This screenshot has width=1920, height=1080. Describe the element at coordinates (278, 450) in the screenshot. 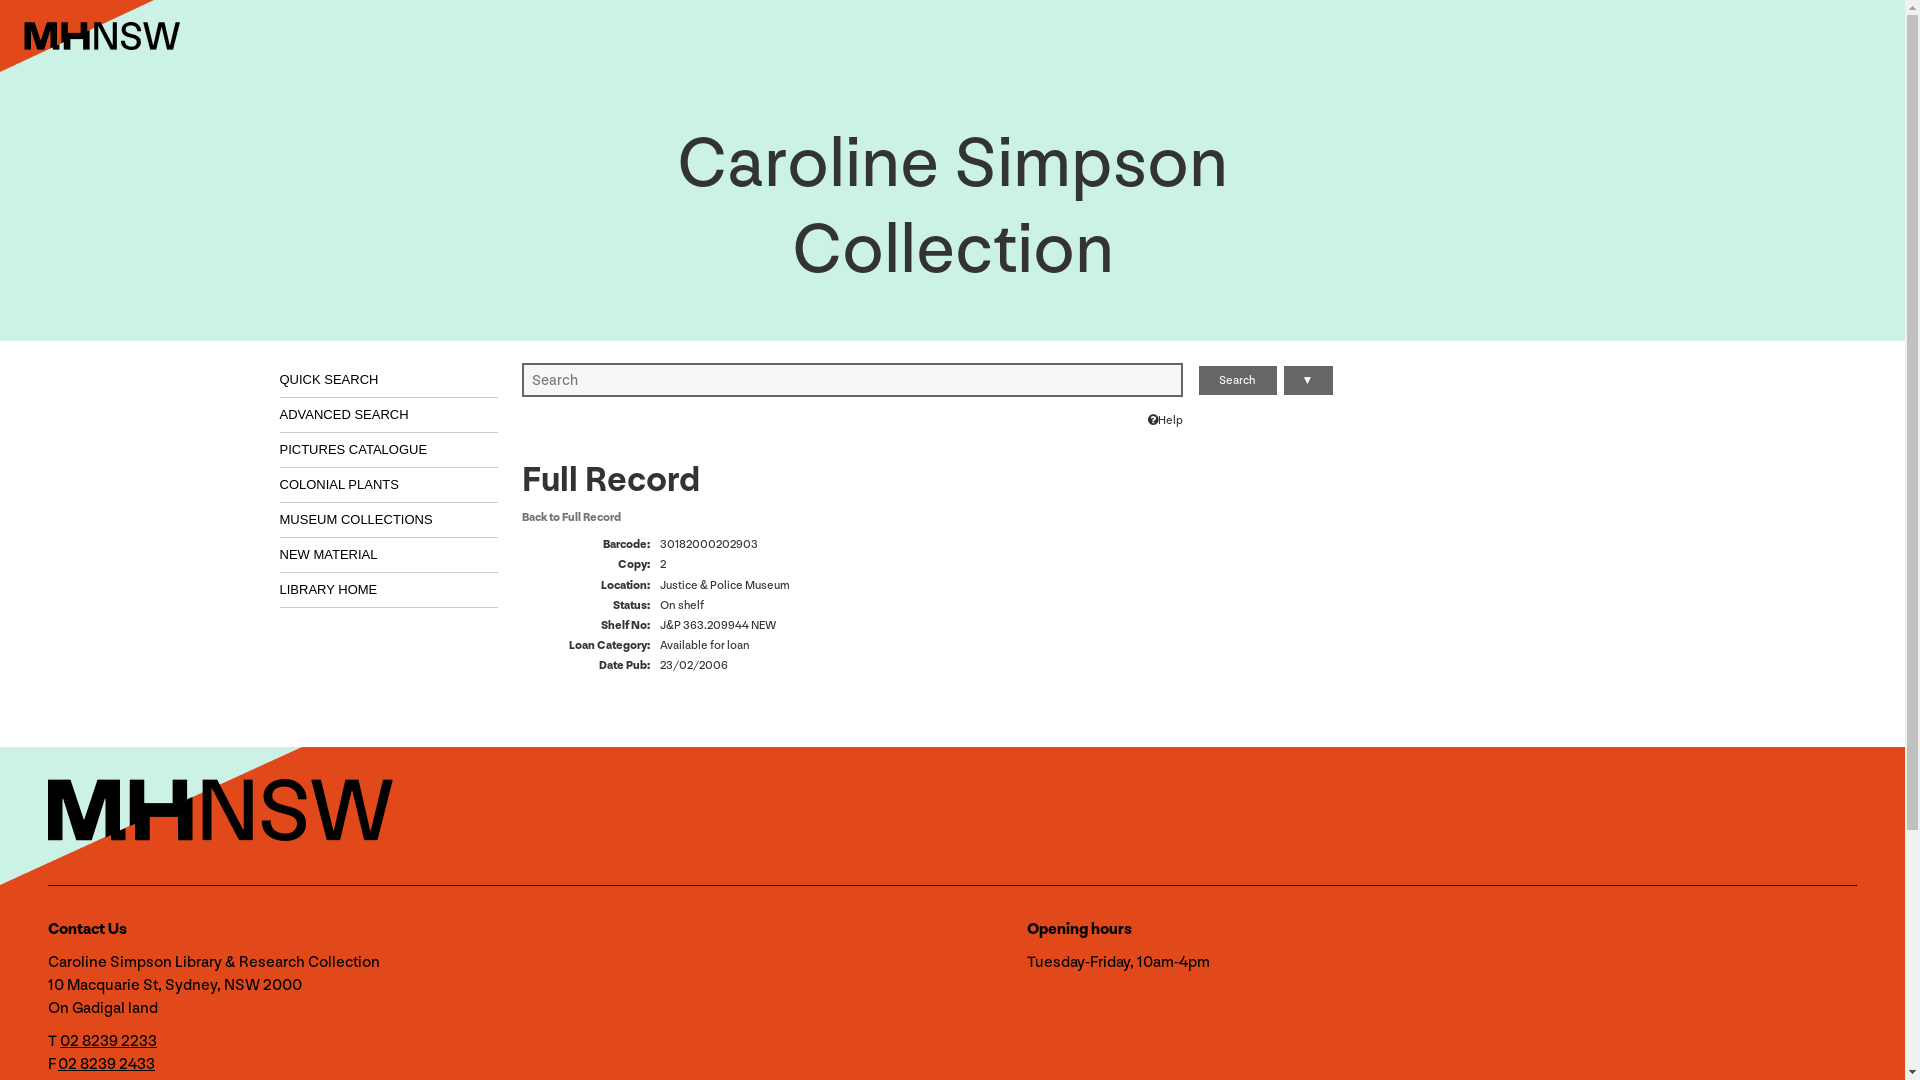

I see `'PICTURES CATALOGUE'` at that location.